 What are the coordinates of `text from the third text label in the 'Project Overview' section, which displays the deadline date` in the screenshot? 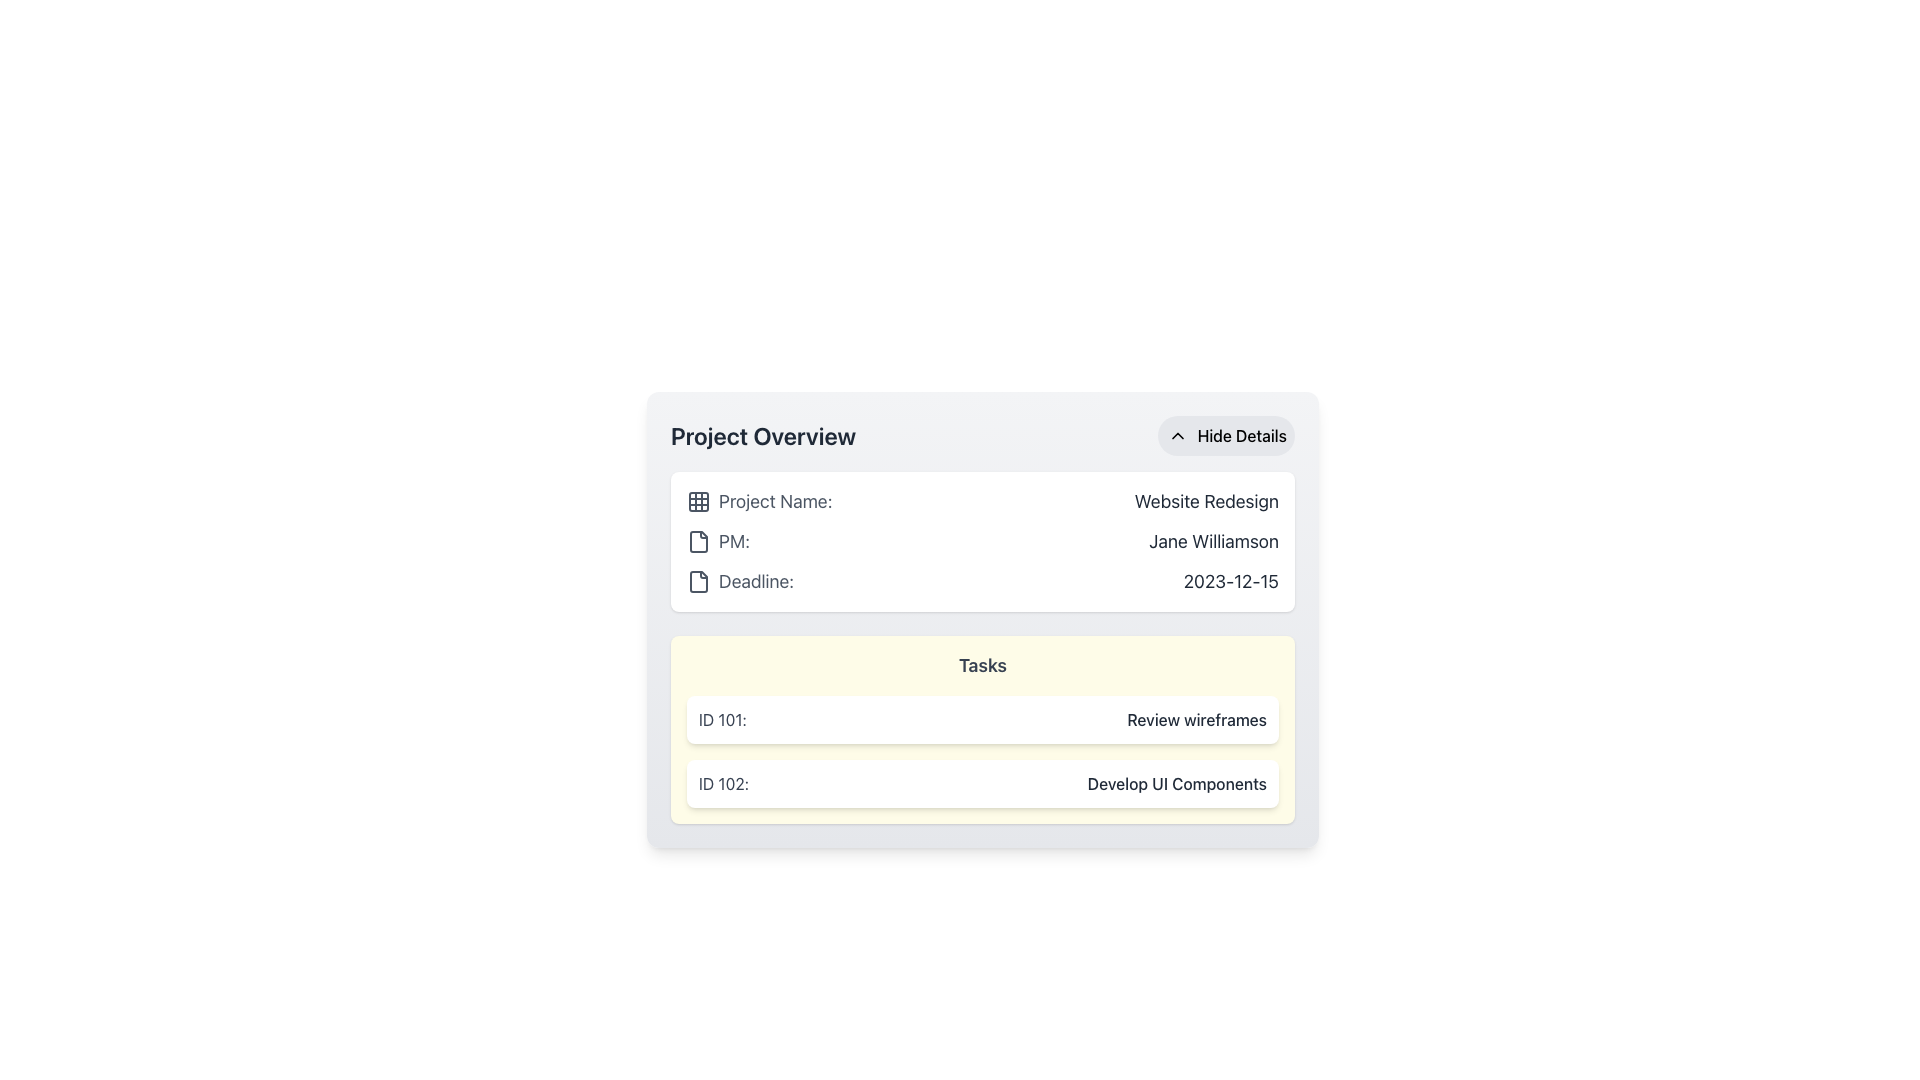 It's located at (755, 582).